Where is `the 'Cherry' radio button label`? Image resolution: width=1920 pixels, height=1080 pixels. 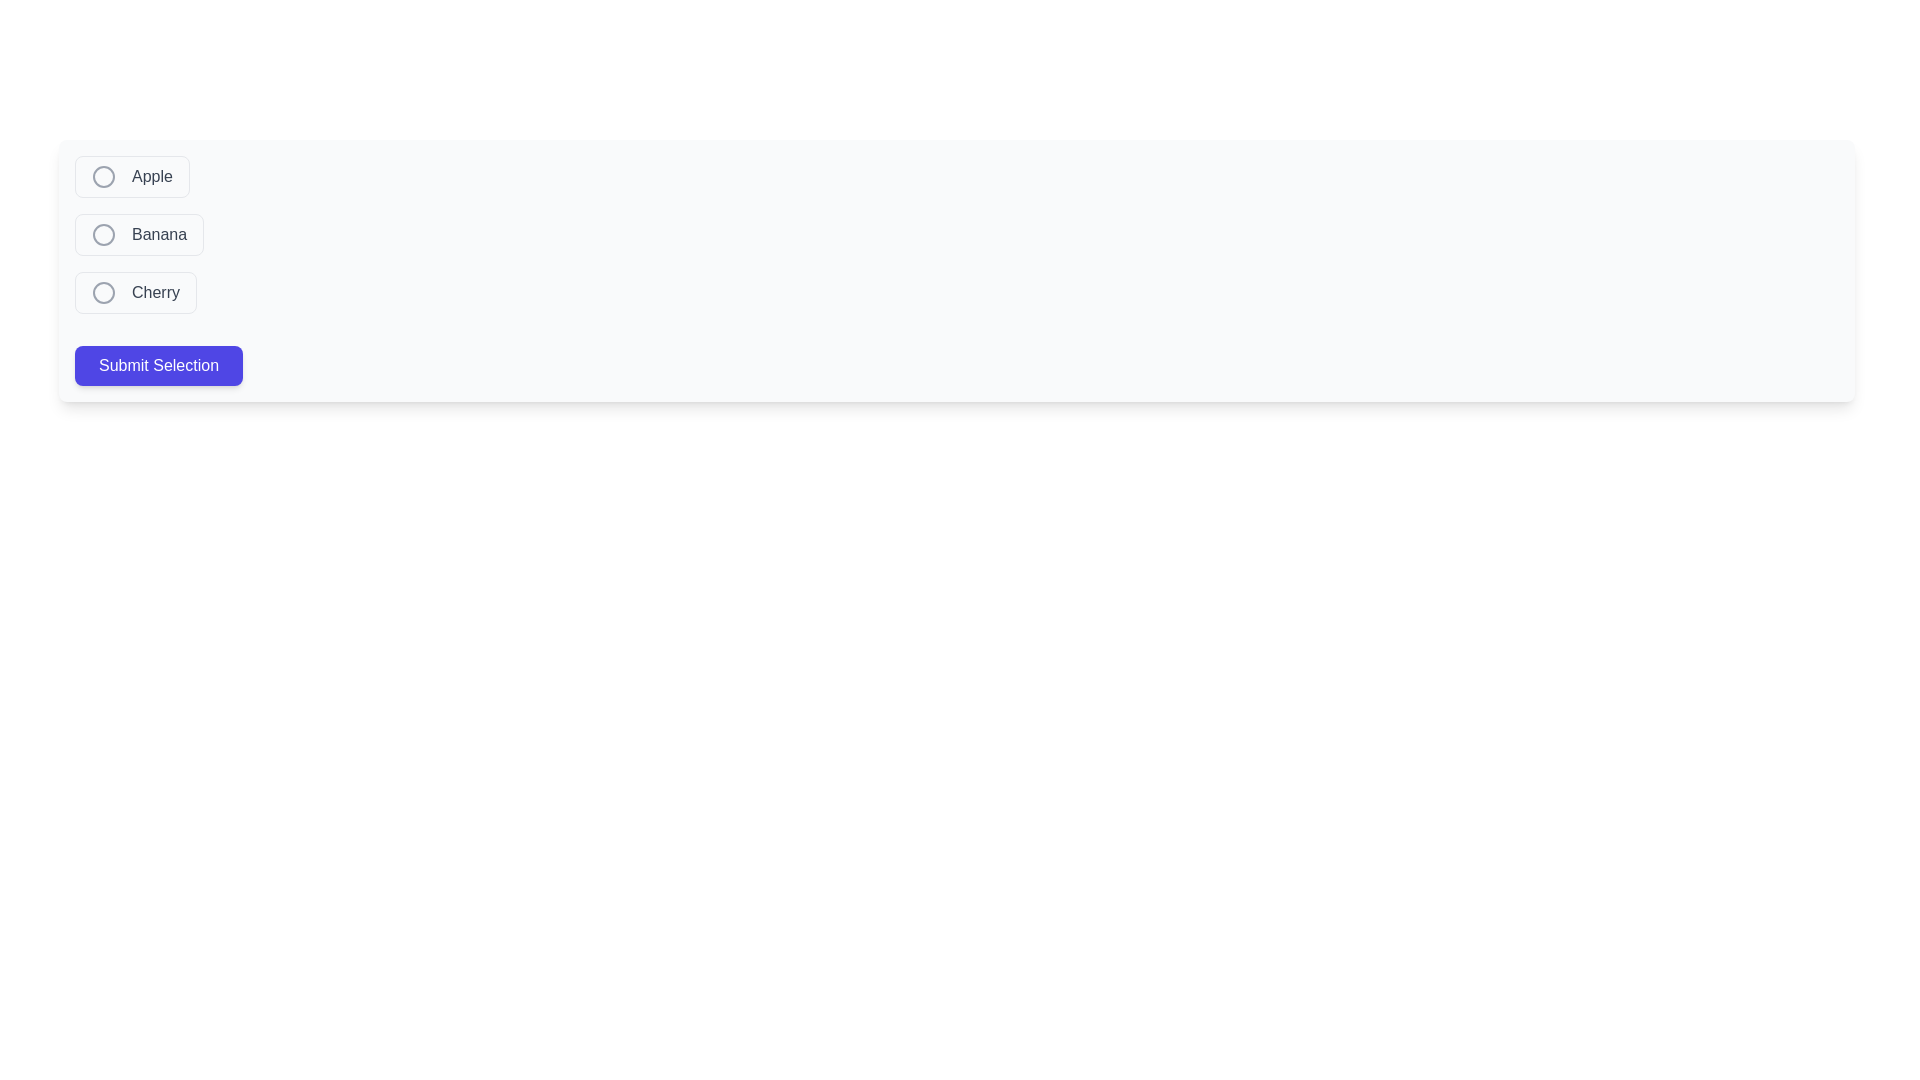 the 'Cherry' radio button label is located at coordinates (134, 293).